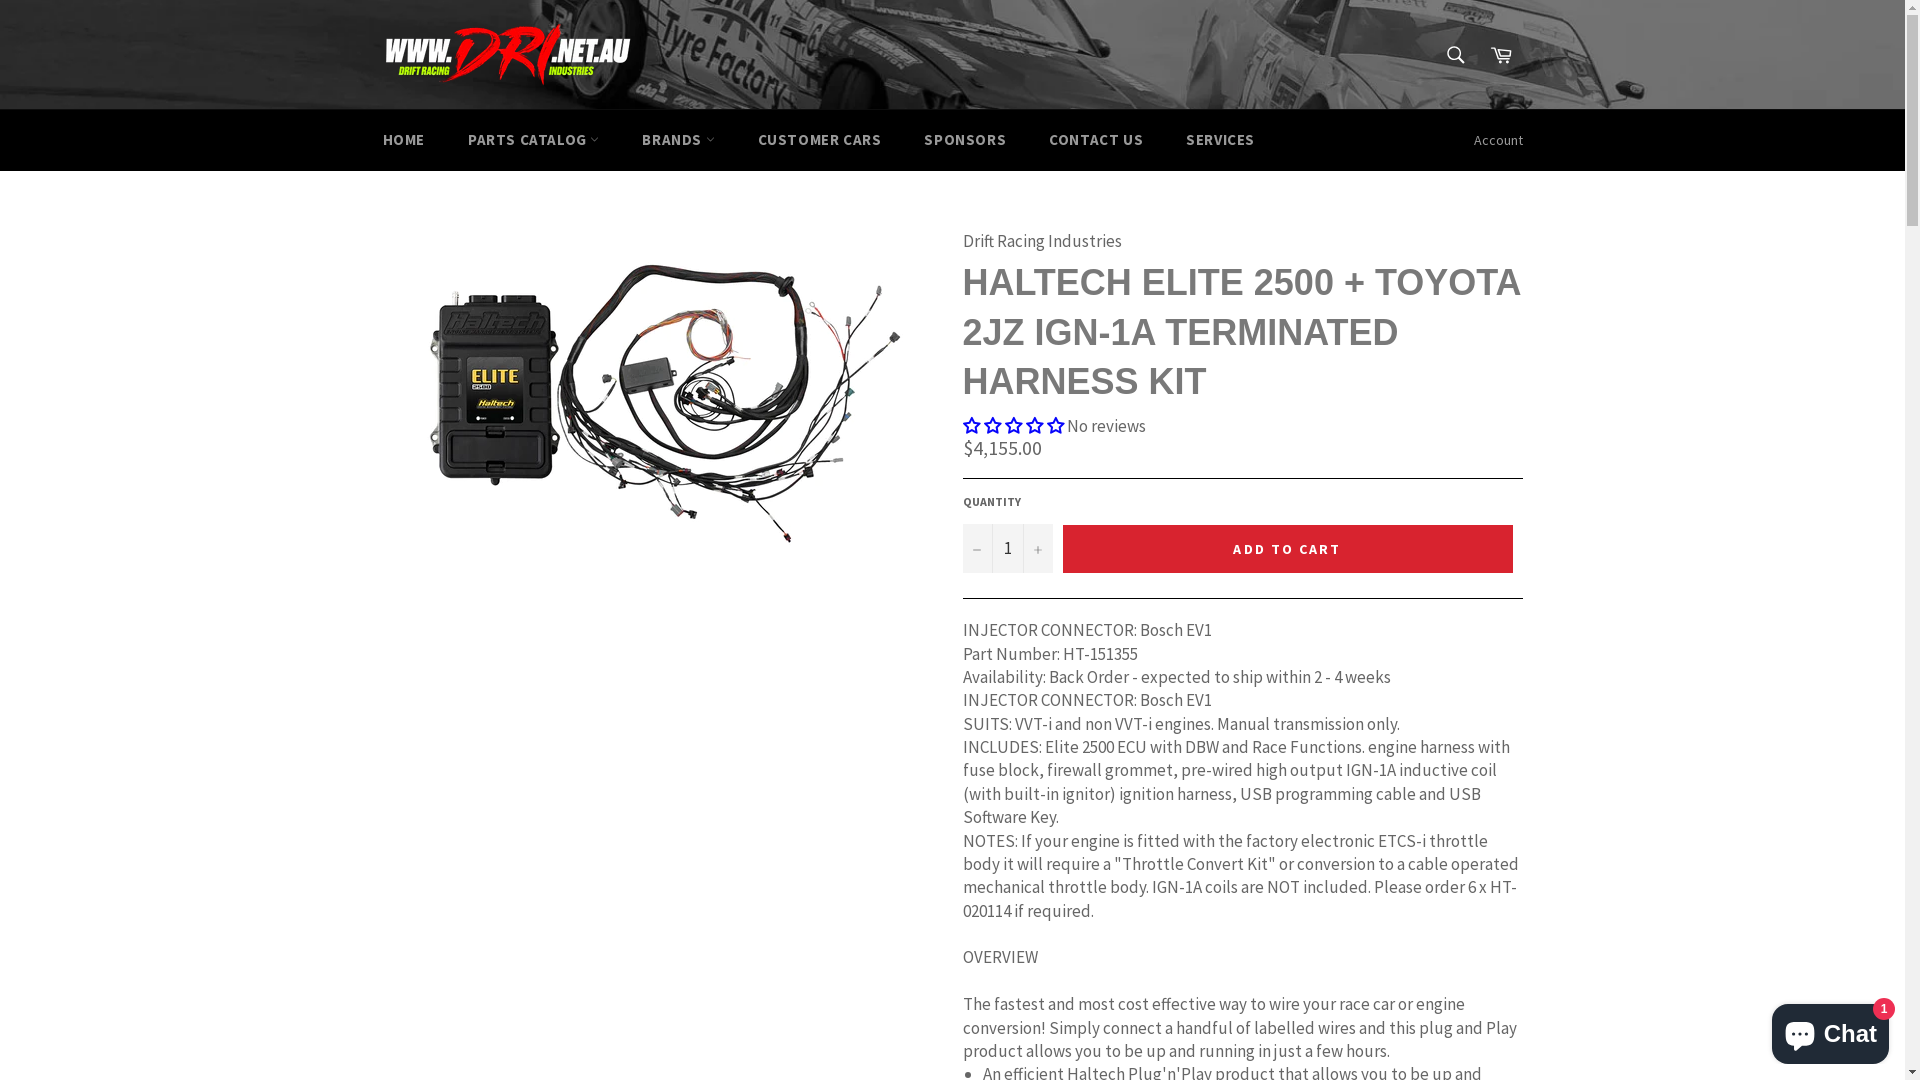  I want to click on 'Search', so click(1455, 53).